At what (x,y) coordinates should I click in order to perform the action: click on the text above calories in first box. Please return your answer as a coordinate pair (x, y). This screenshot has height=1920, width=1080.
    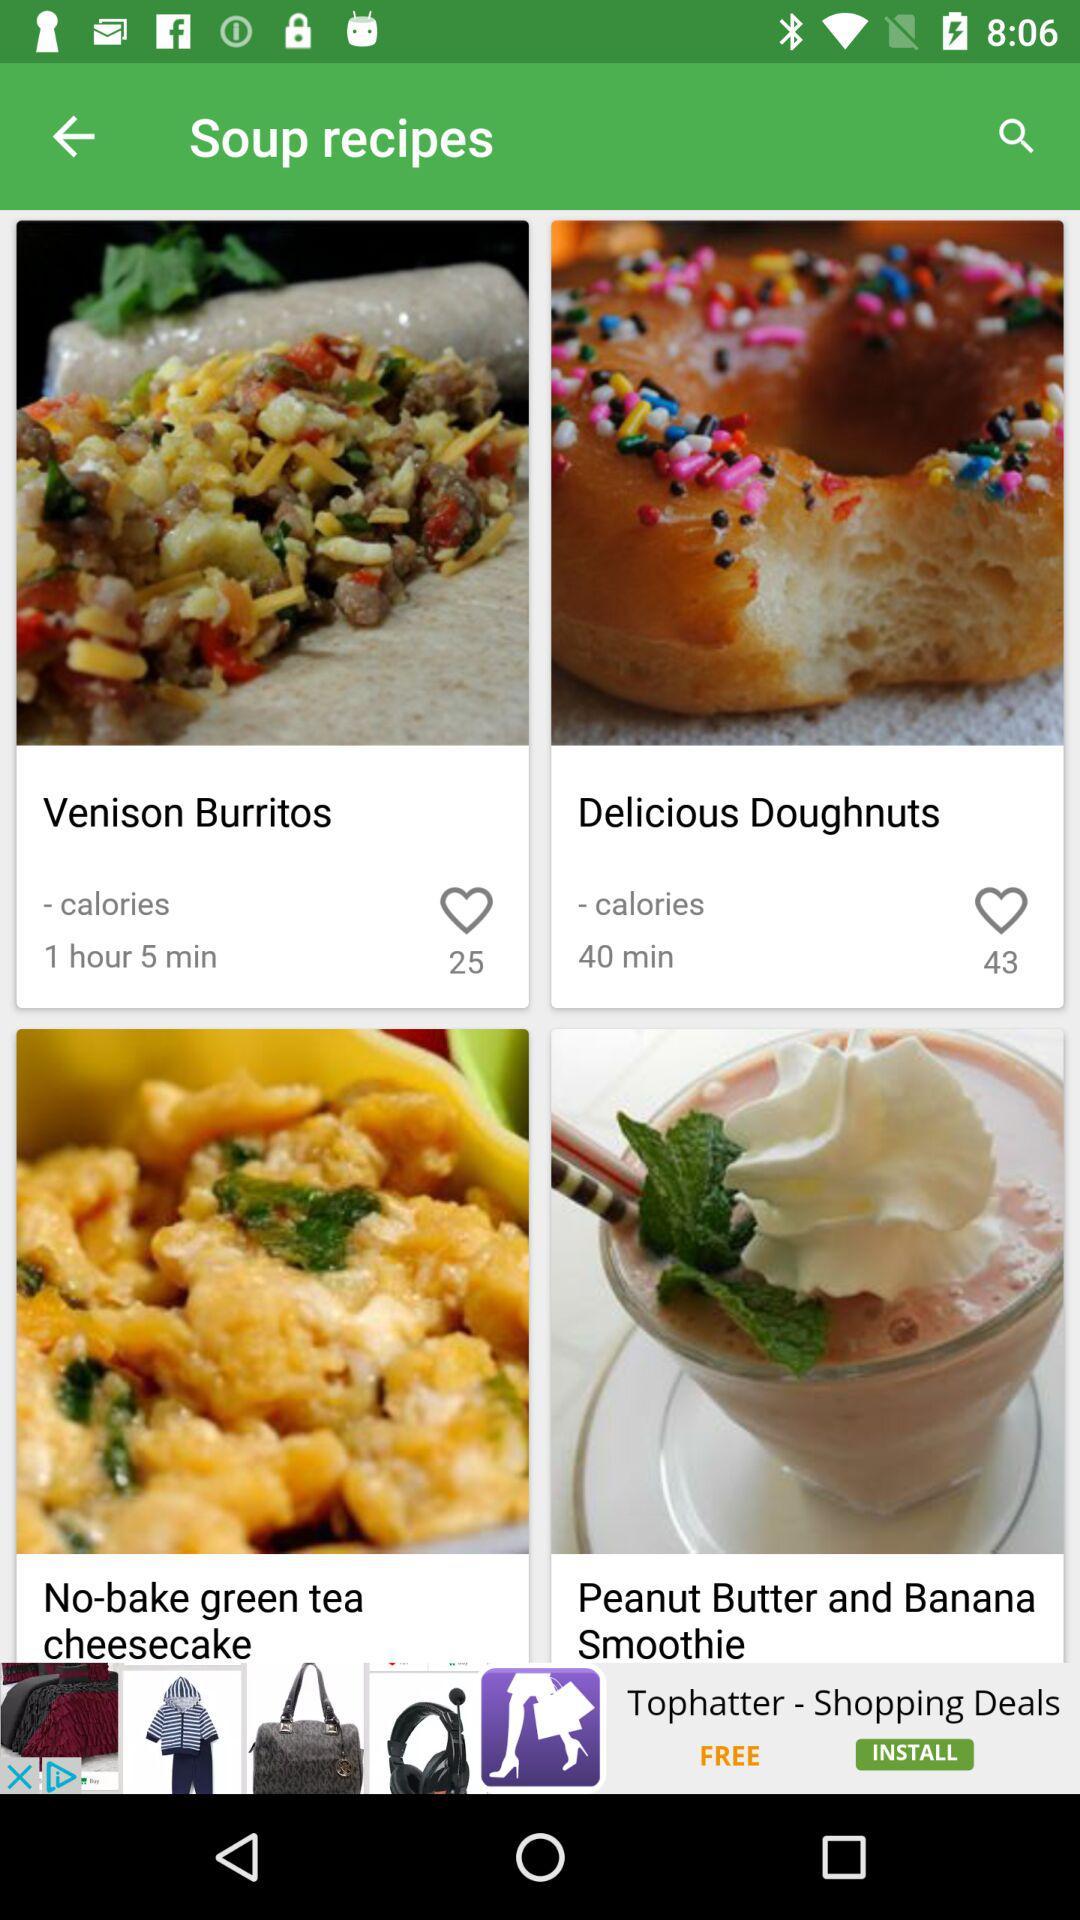
    Looking at the image, I should click on (273, 811).